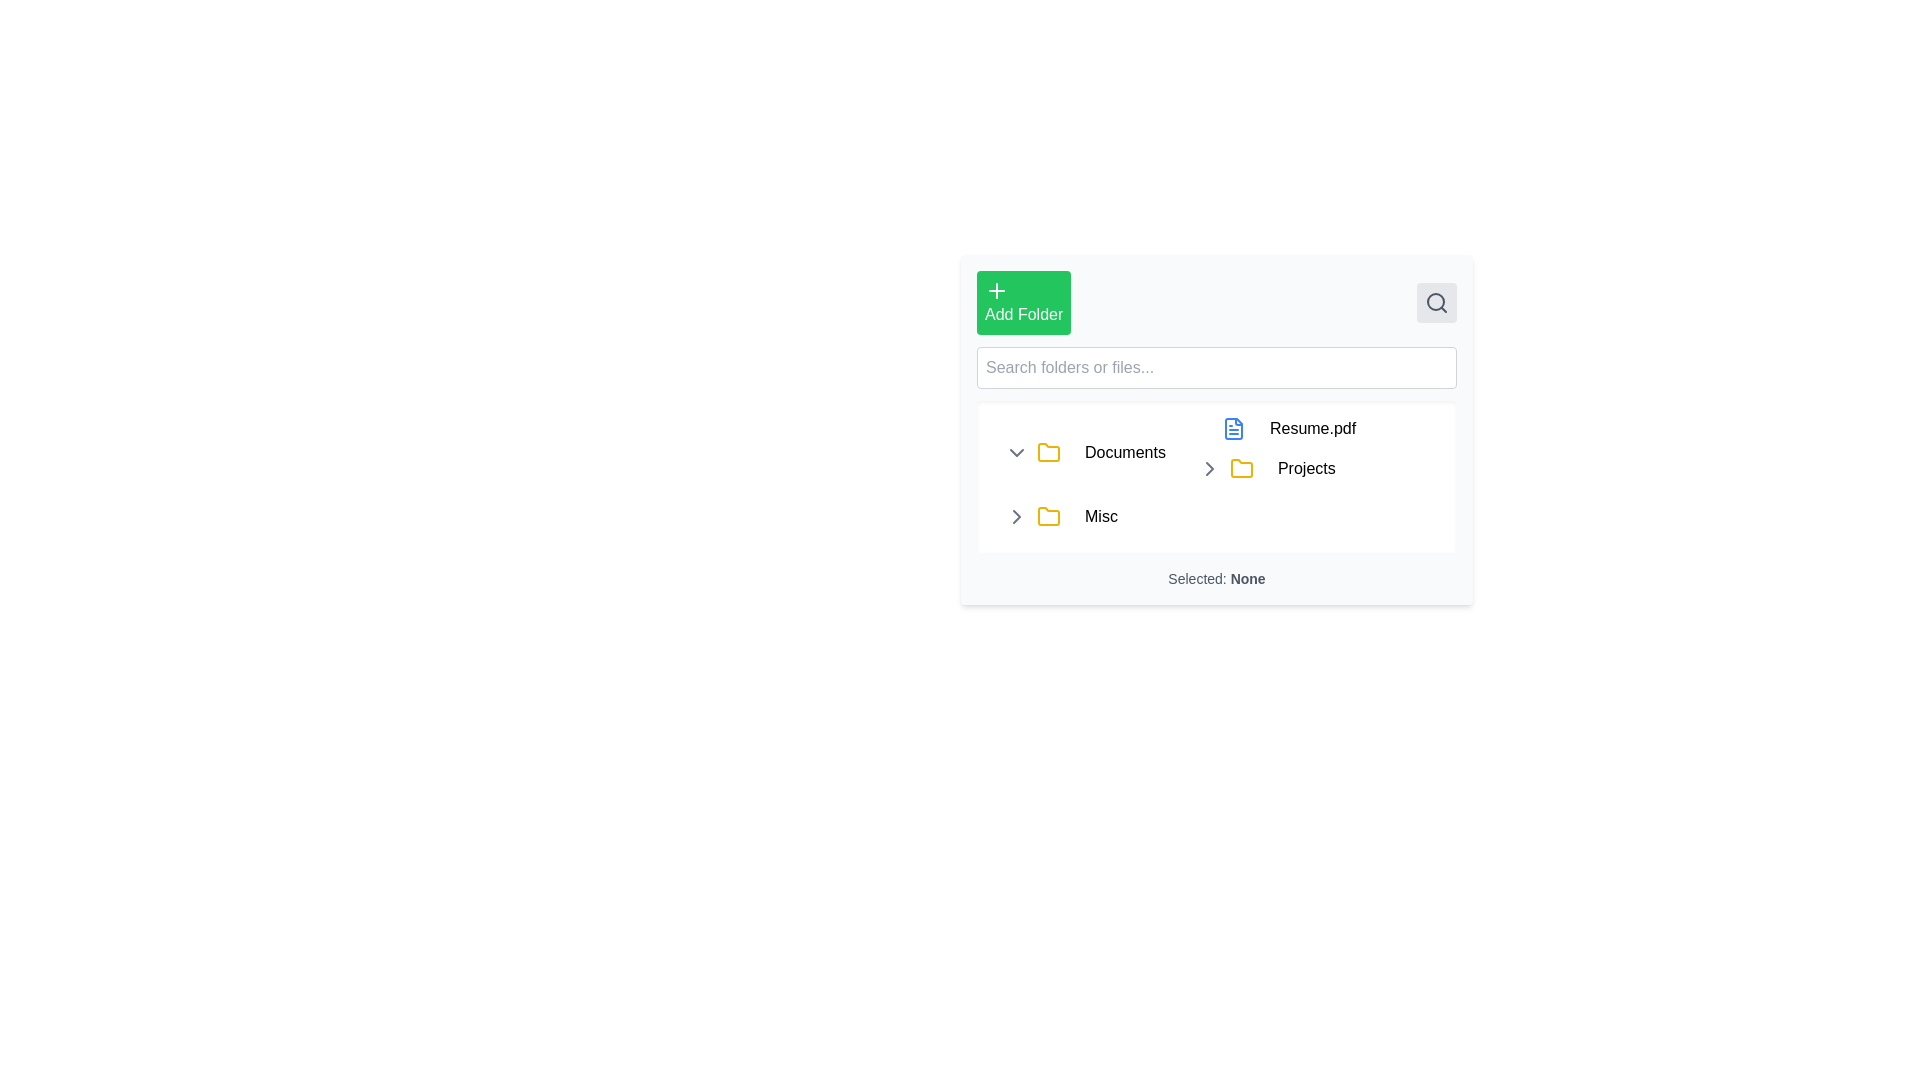  I want to click on the blue document icon located next to the text label 'Resume.pdf', so click(1232, 427).